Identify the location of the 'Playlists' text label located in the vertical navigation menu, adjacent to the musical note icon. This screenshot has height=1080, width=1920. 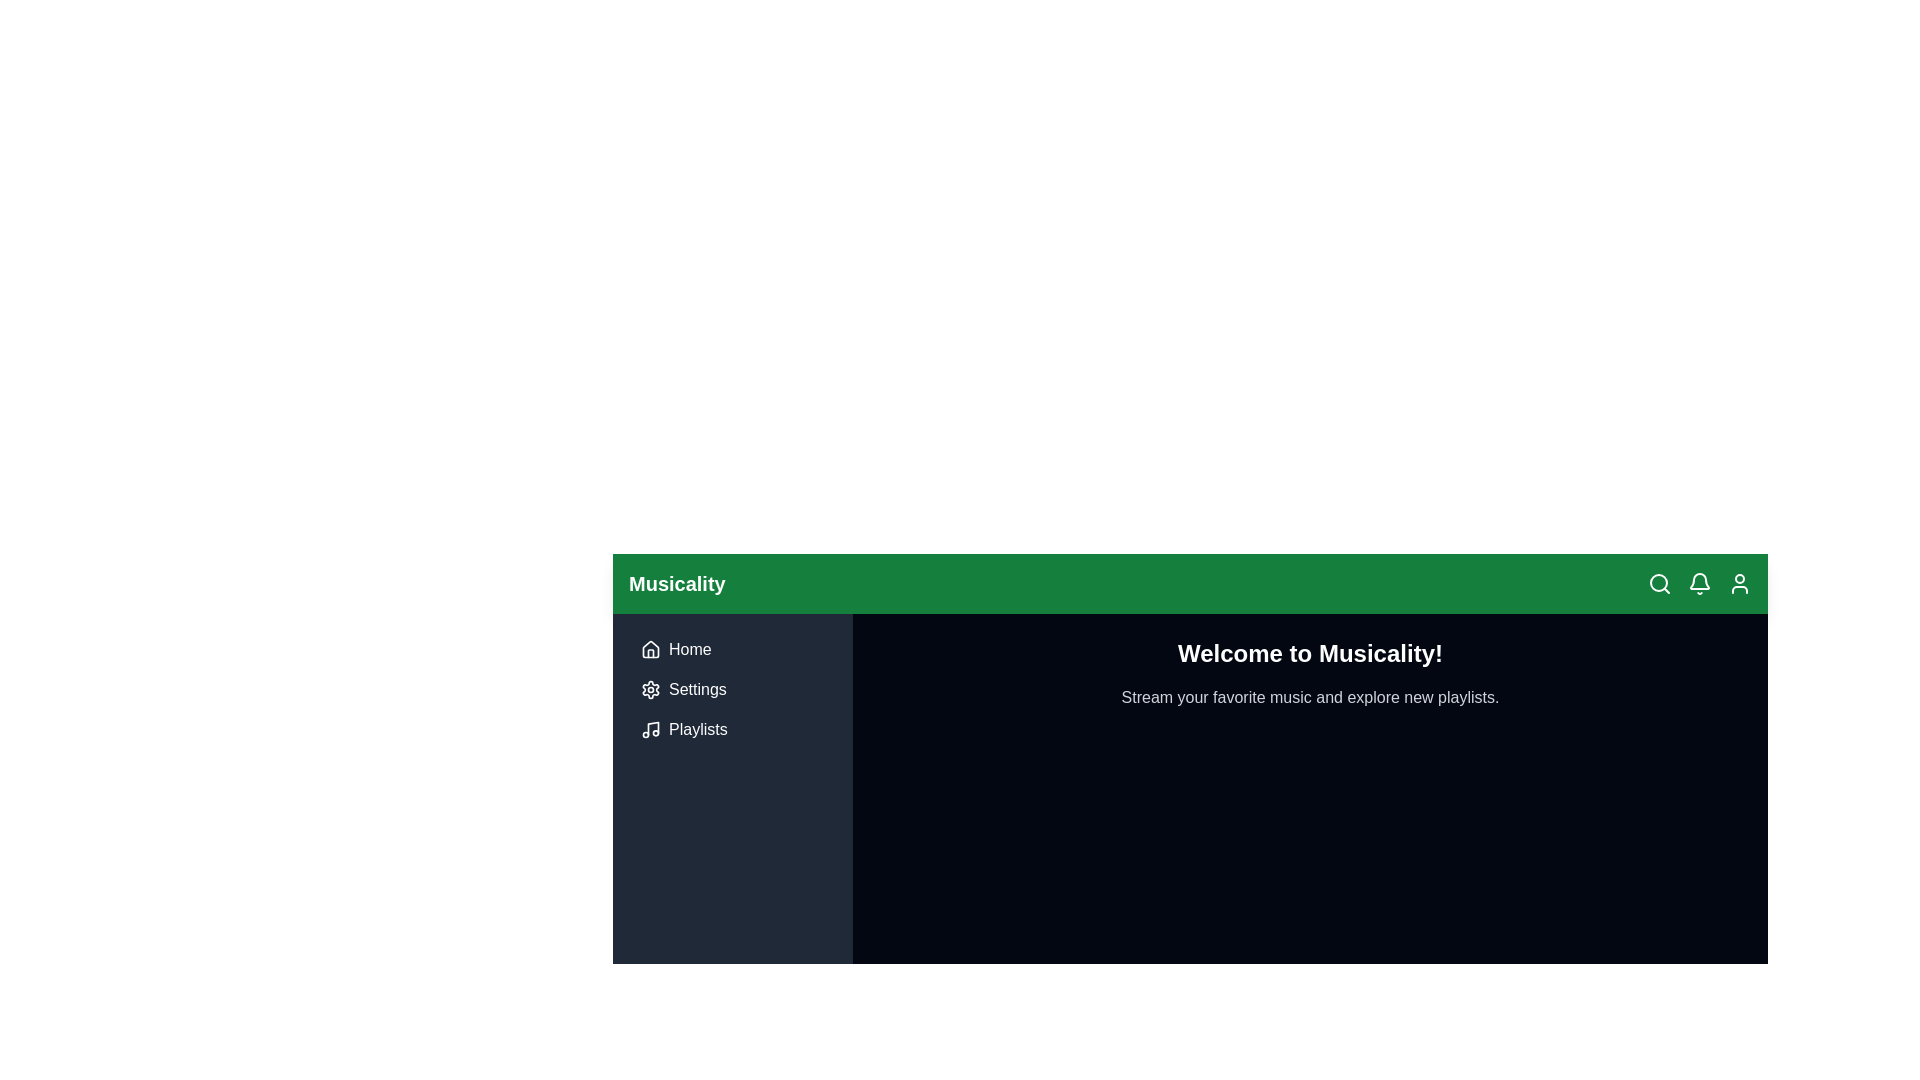
(698, 729).